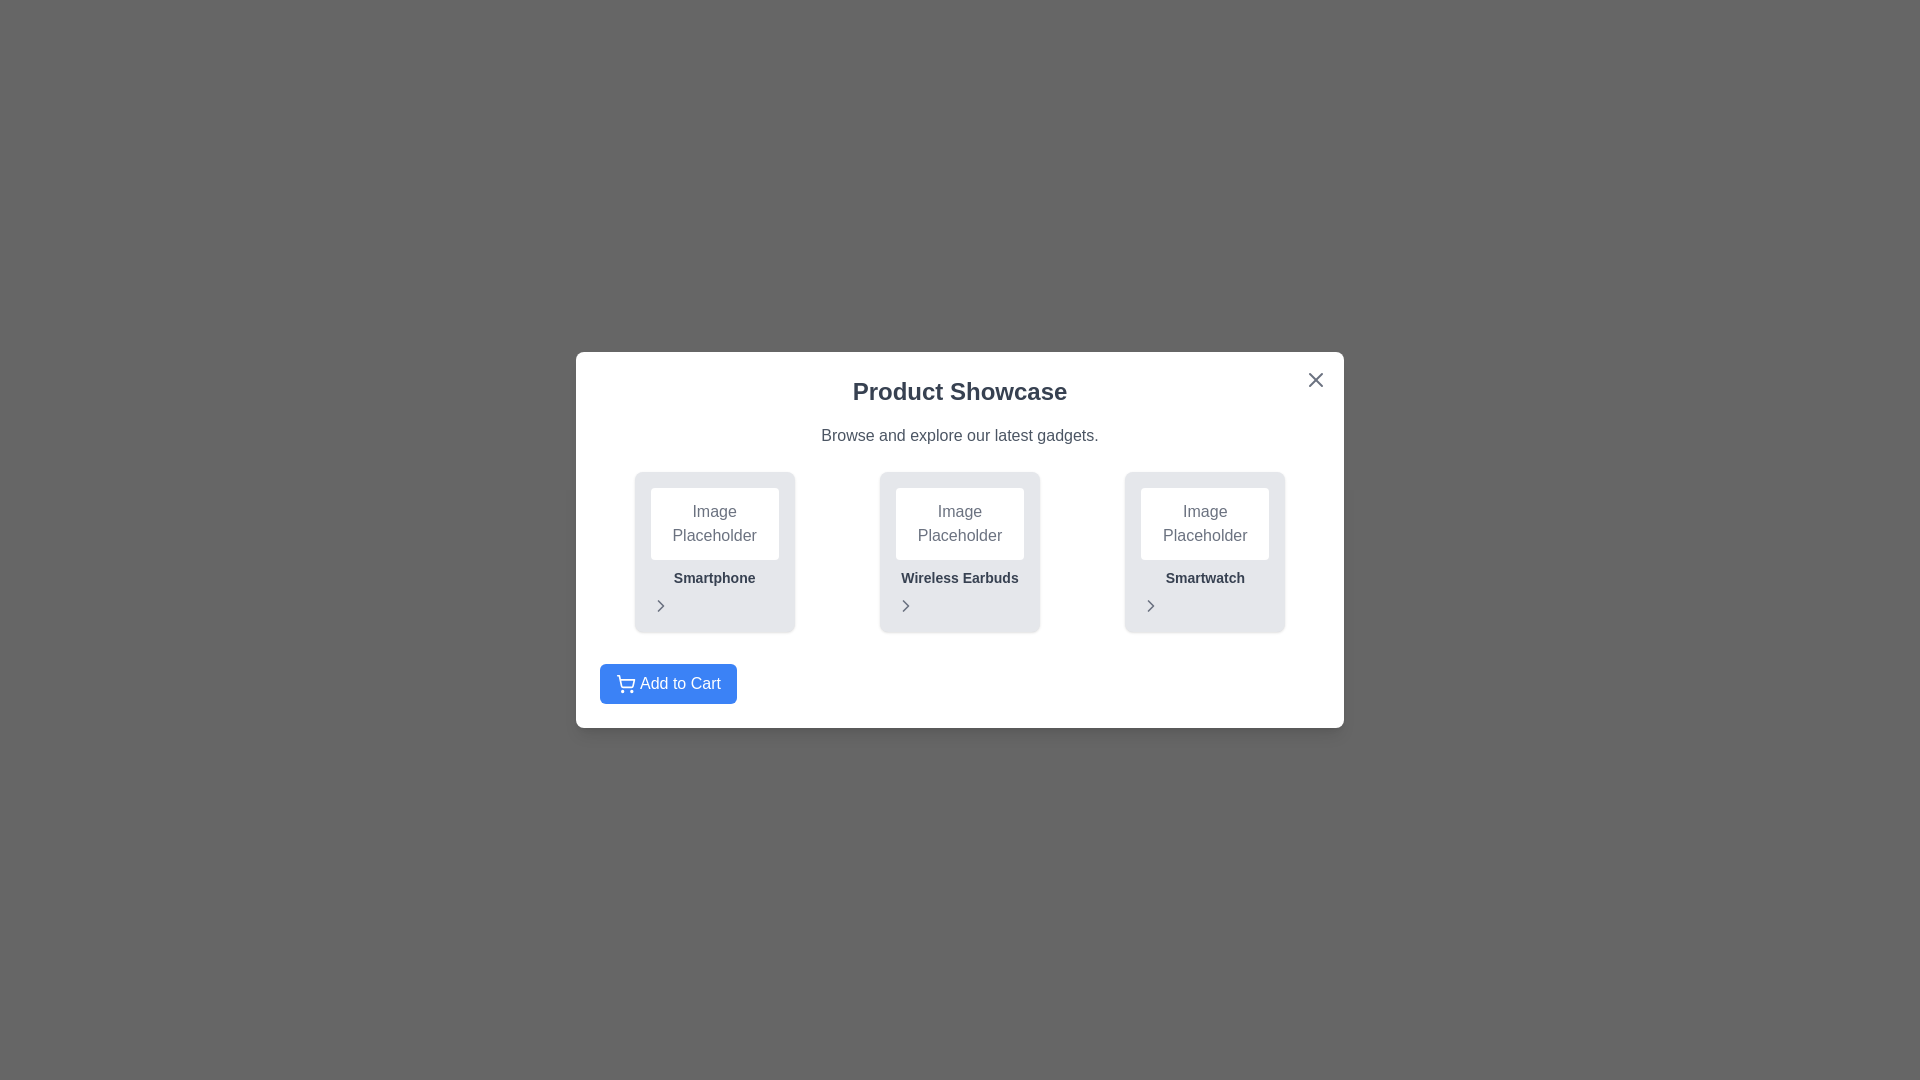 The image size is (1920, 1080). Describe the element at coordinates (624, 682) in the screenshot. I see `the small shopping cart icon located within the 'Add to Cart' button, positioned to the left of the text label 'Add to Cart.'` at that location.